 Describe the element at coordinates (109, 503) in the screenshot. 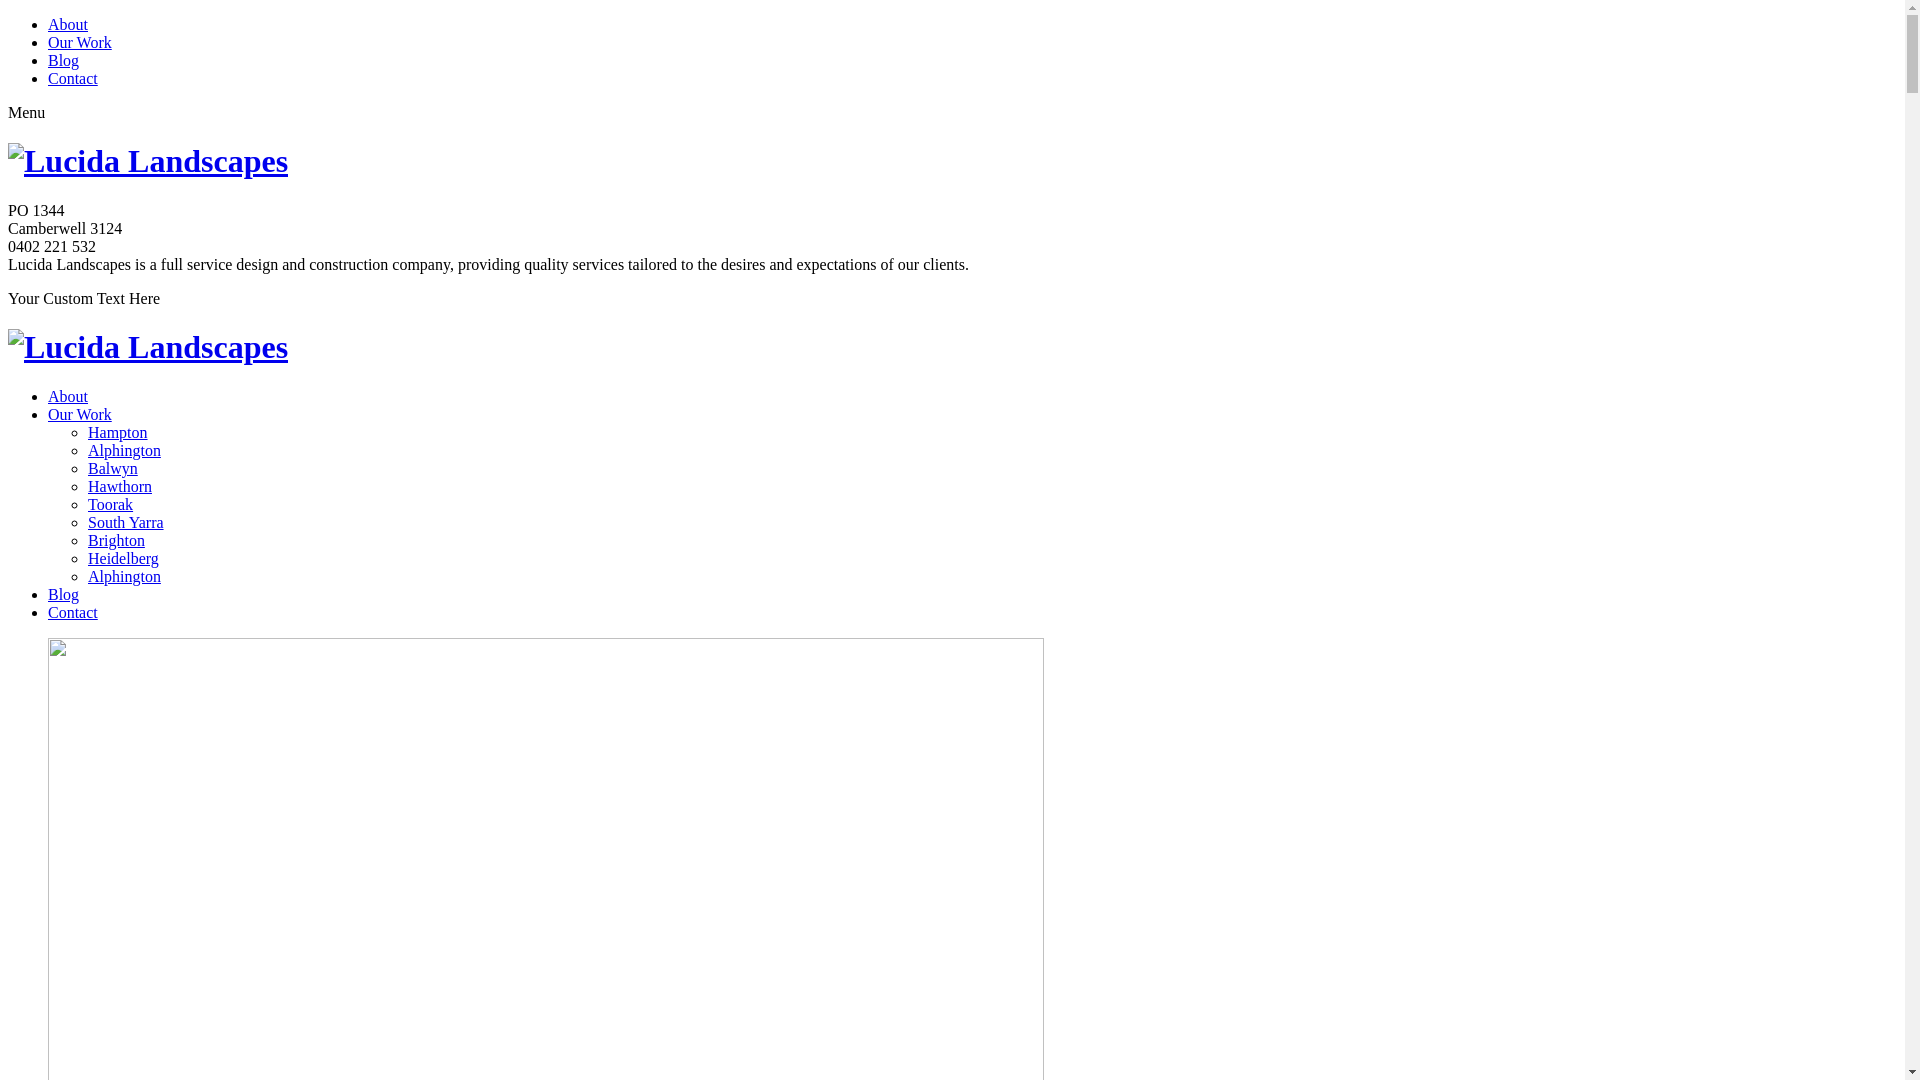

I see `'Toorak'` at that location.